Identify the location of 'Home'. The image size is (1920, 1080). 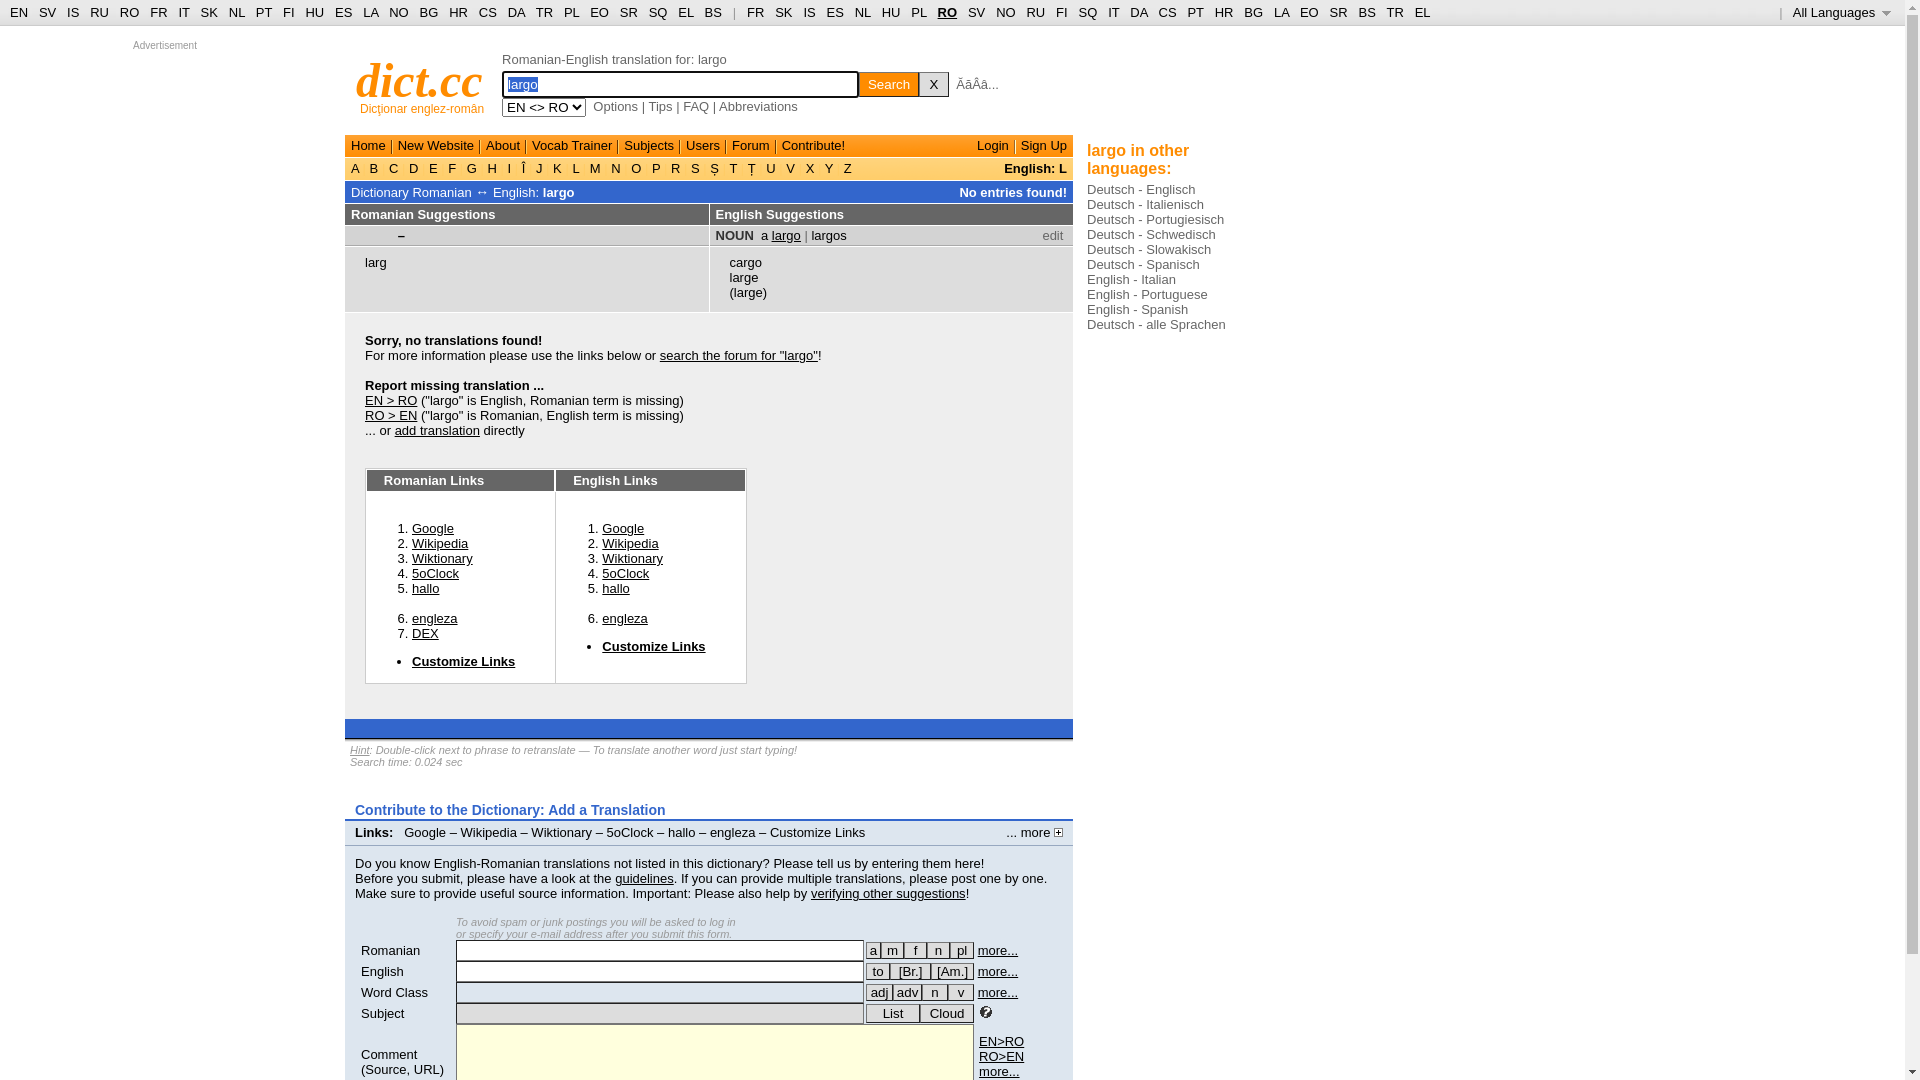
(368, 144).